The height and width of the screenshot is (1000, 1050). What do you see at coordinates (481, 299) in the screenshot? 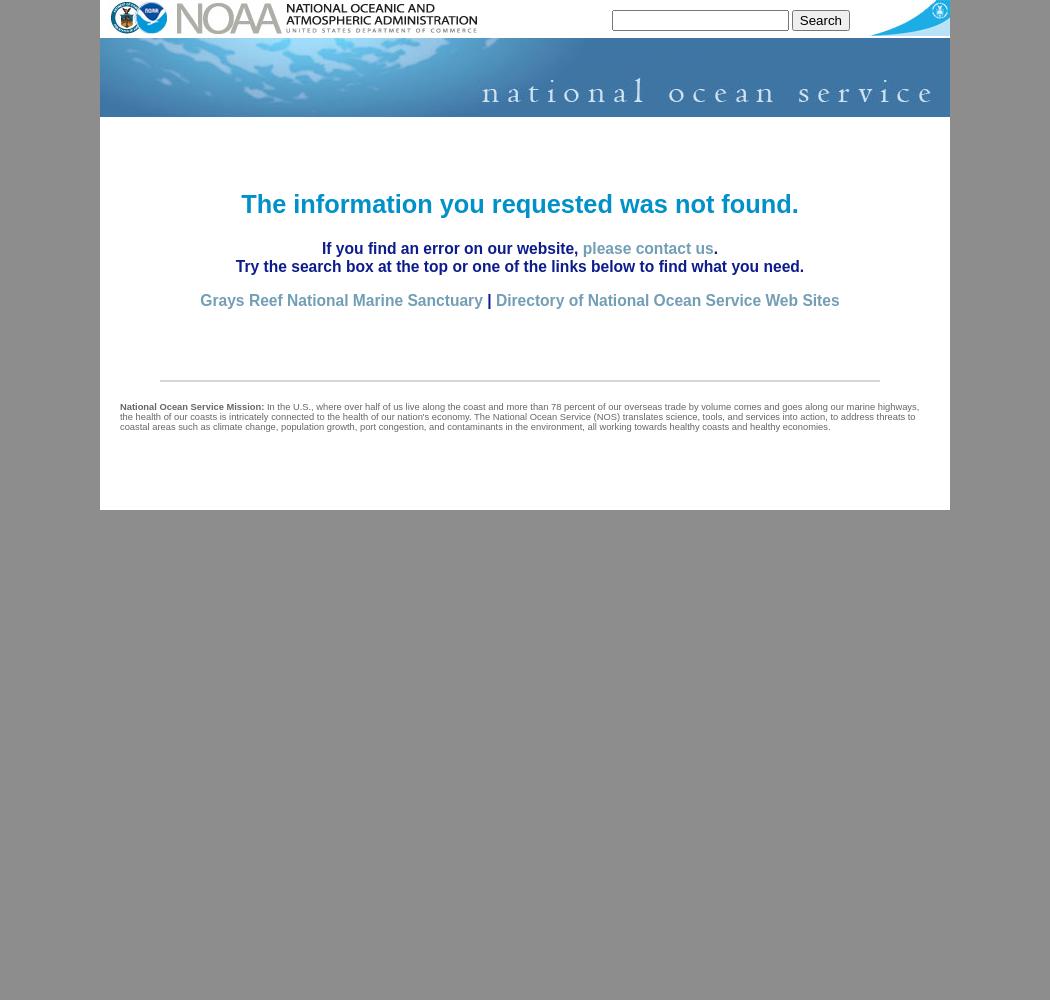
I see `'|'` at bounding box center [481, 299].